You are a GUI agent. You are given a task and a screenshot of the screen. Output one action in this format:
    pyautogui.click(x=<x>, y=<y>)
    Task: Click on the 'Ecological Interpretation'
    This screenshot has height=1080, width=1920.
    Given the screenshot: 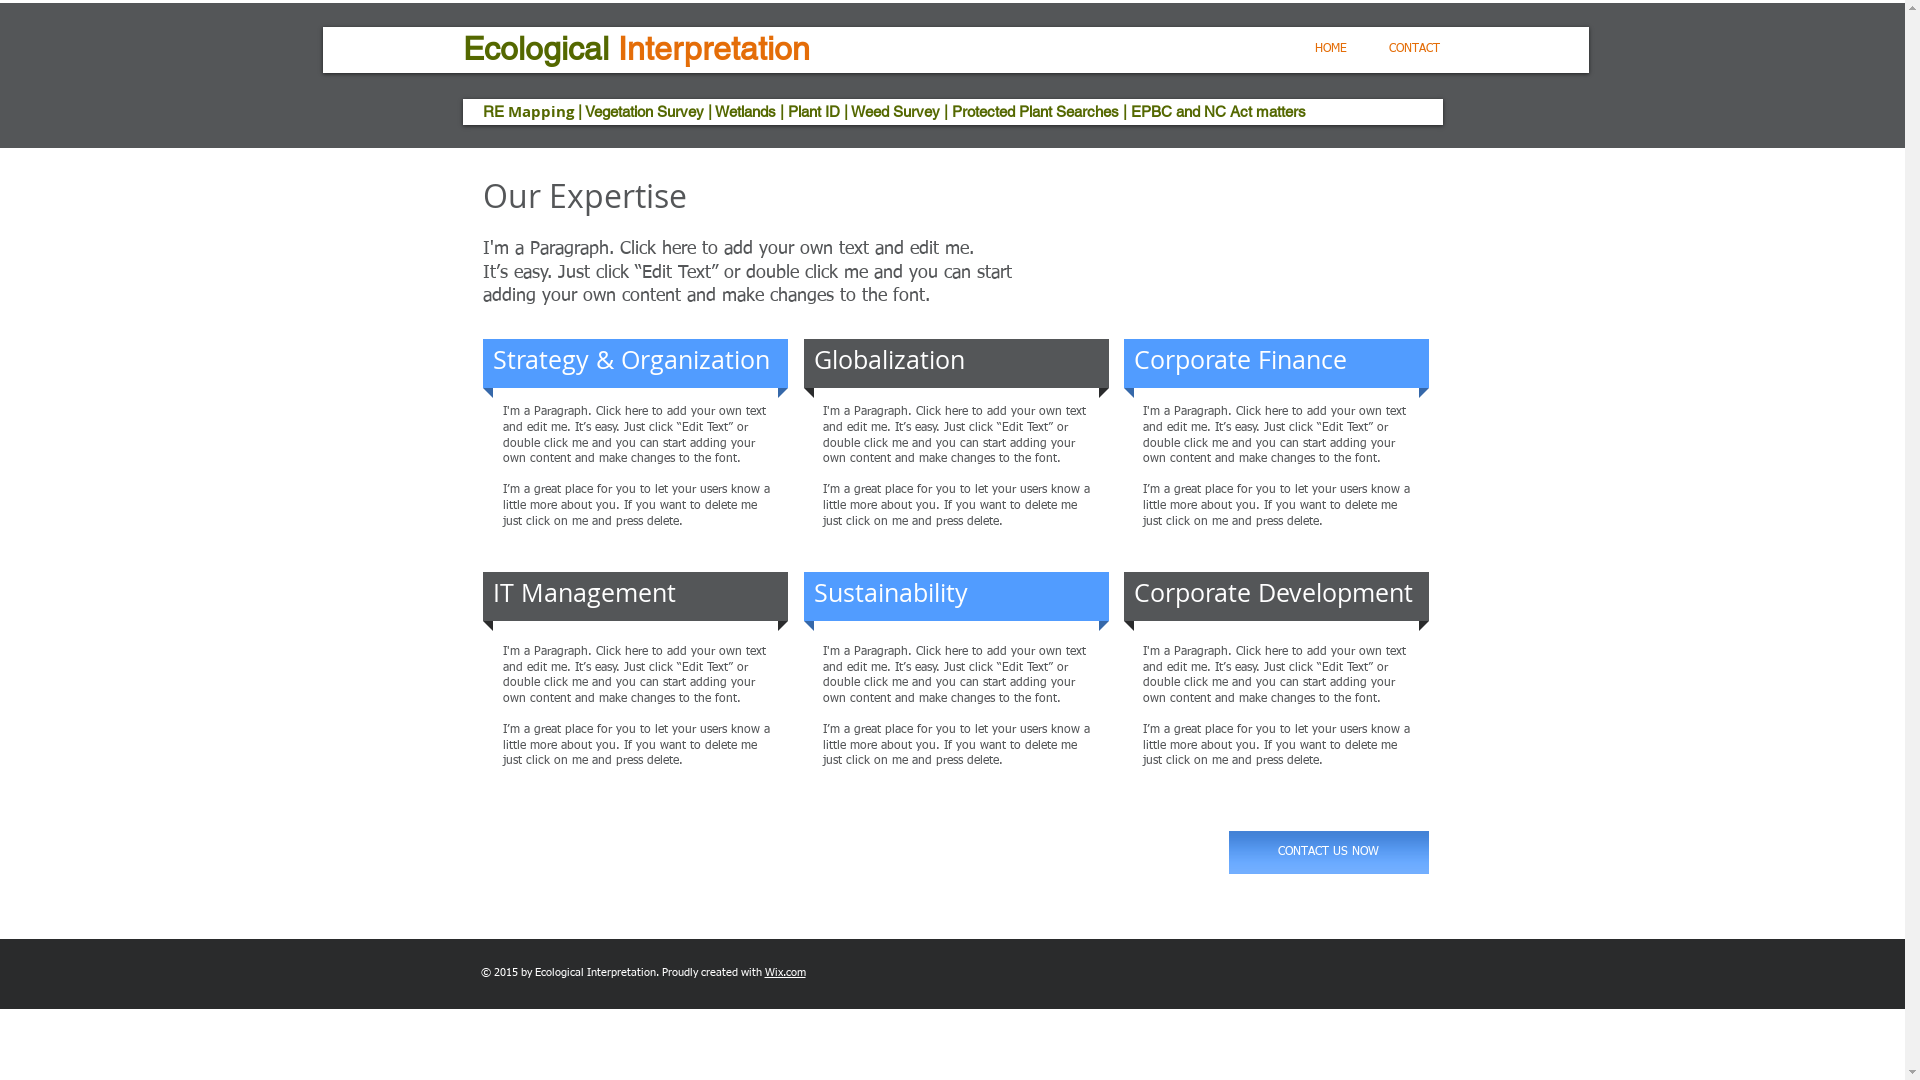 What is the action you would take?
    pyautogui.click(x=634, y=47)
    